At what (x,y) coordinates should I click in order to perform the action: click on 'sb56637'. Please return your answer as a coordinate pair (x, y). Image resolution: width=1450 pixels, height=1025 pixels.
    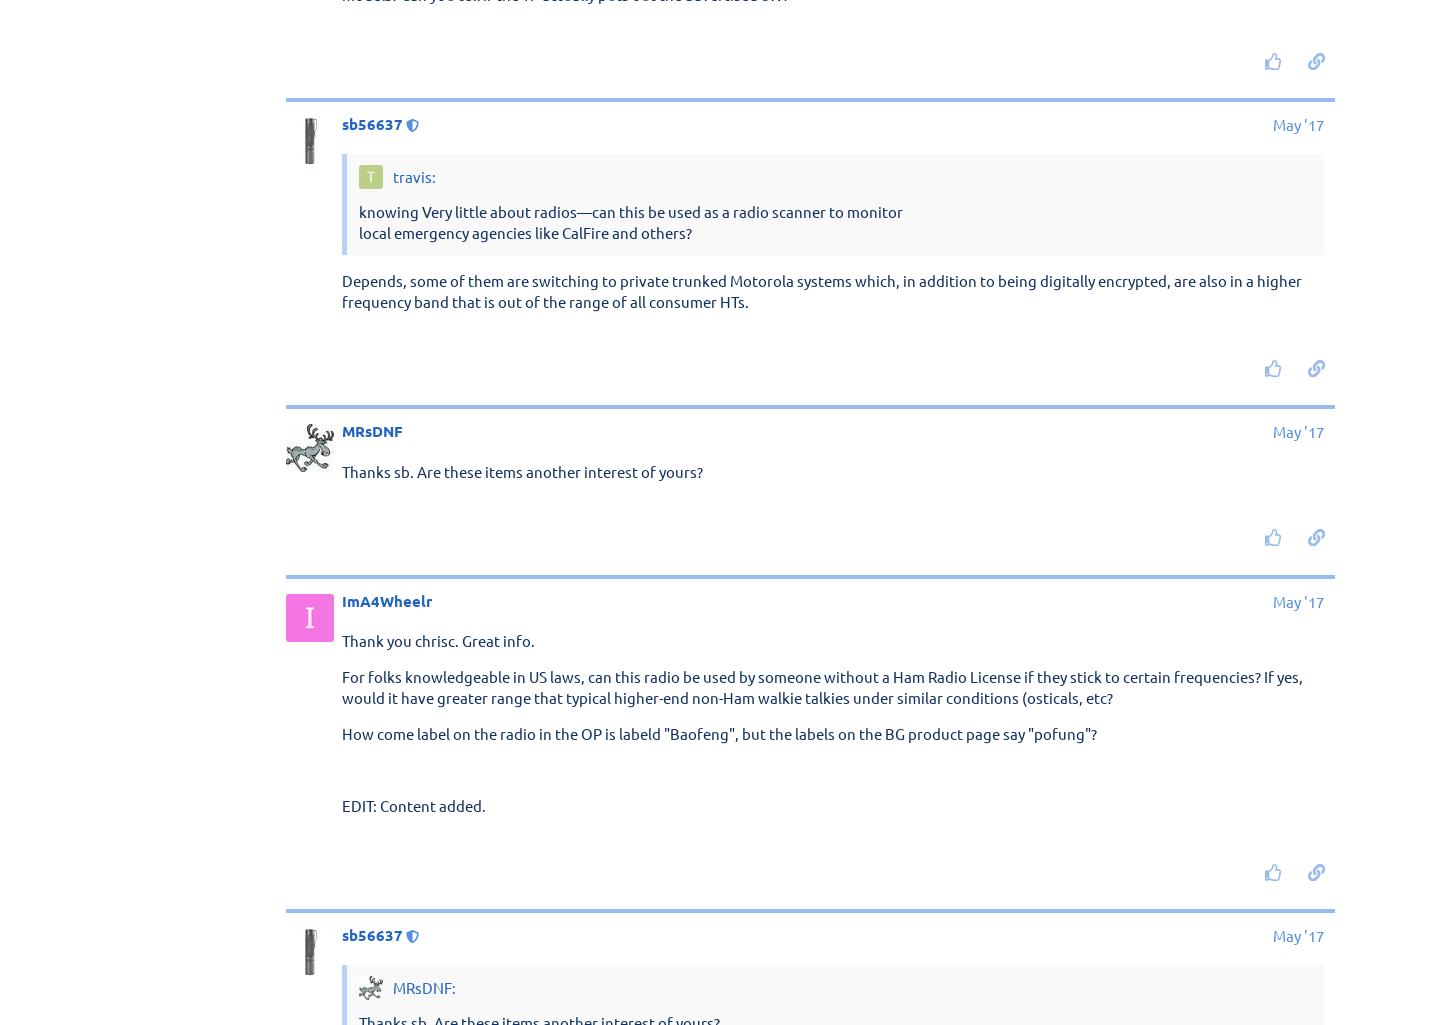
    Looking at the image, I should click on (371, 124).